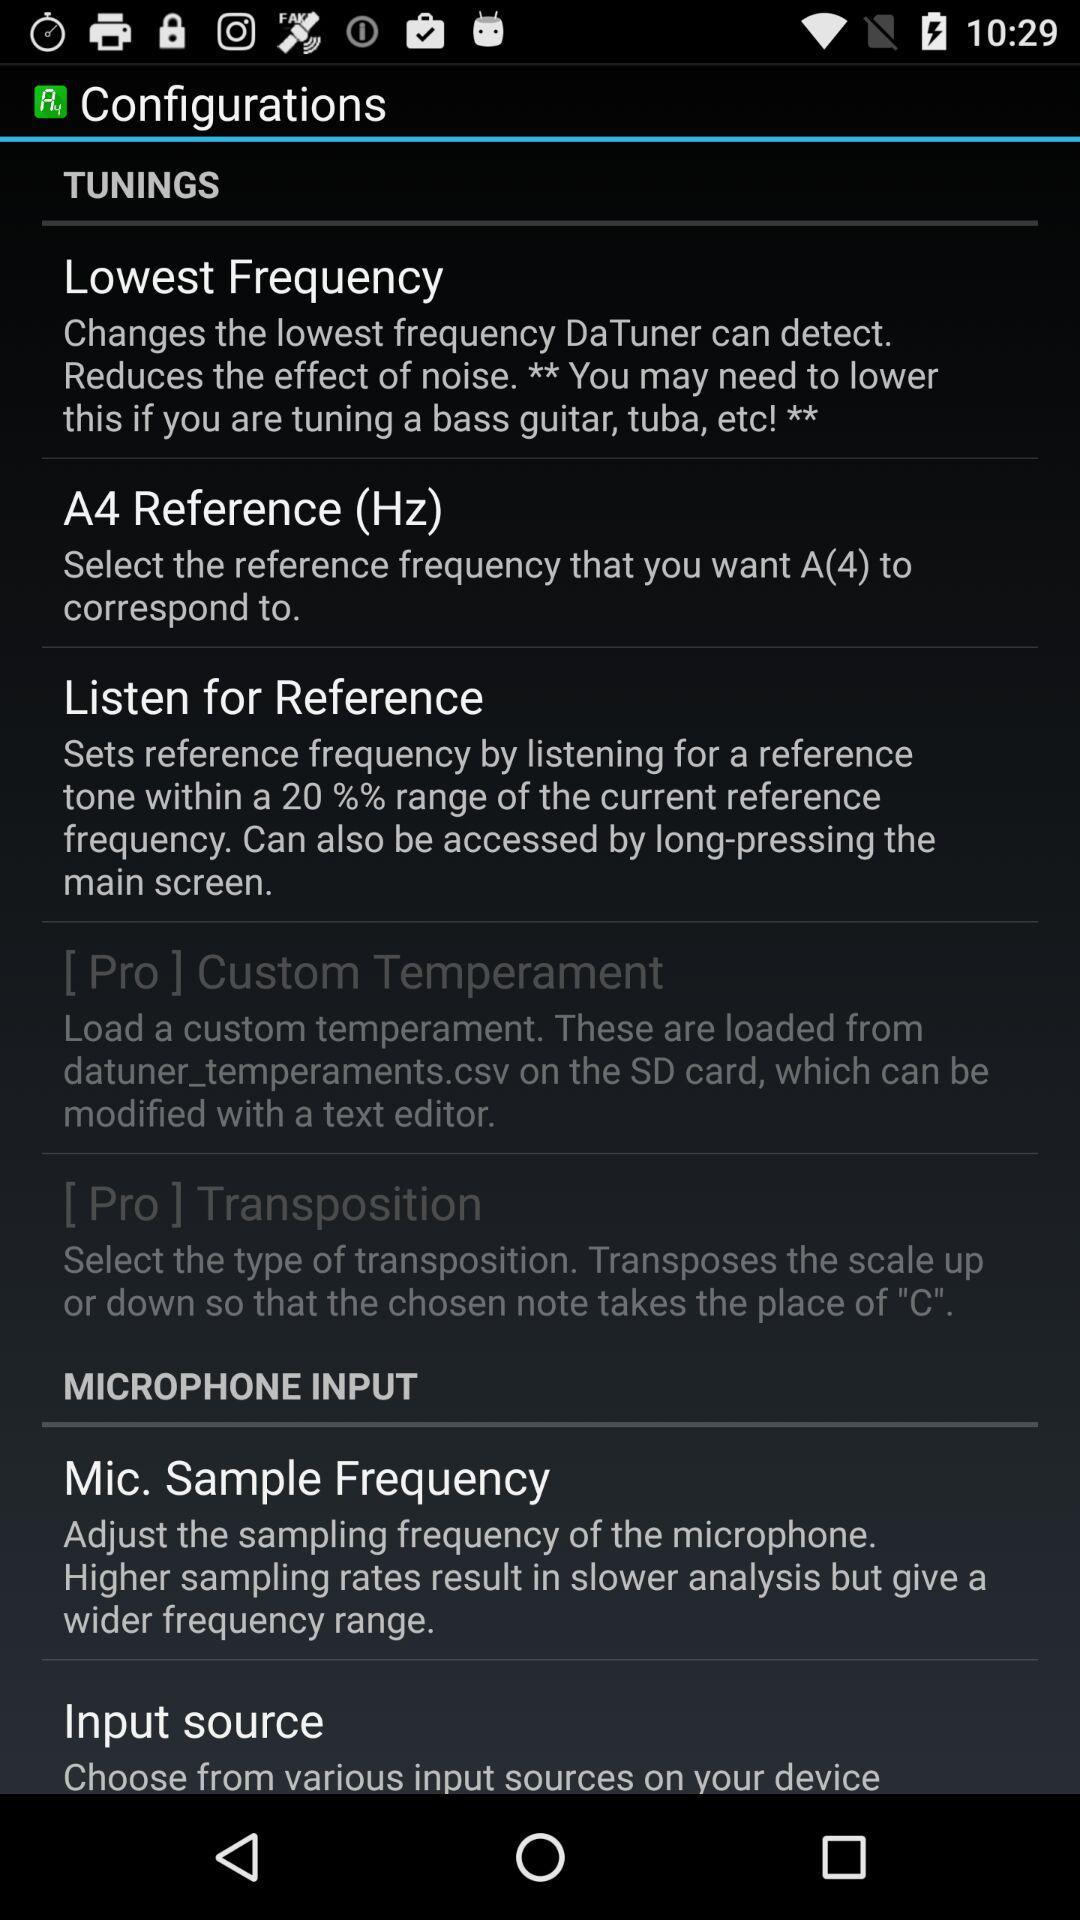  What do you see at coordinates (540, 1384) in the screenshot?
I see `the microphone input item` at bounding box center [540, 1384].